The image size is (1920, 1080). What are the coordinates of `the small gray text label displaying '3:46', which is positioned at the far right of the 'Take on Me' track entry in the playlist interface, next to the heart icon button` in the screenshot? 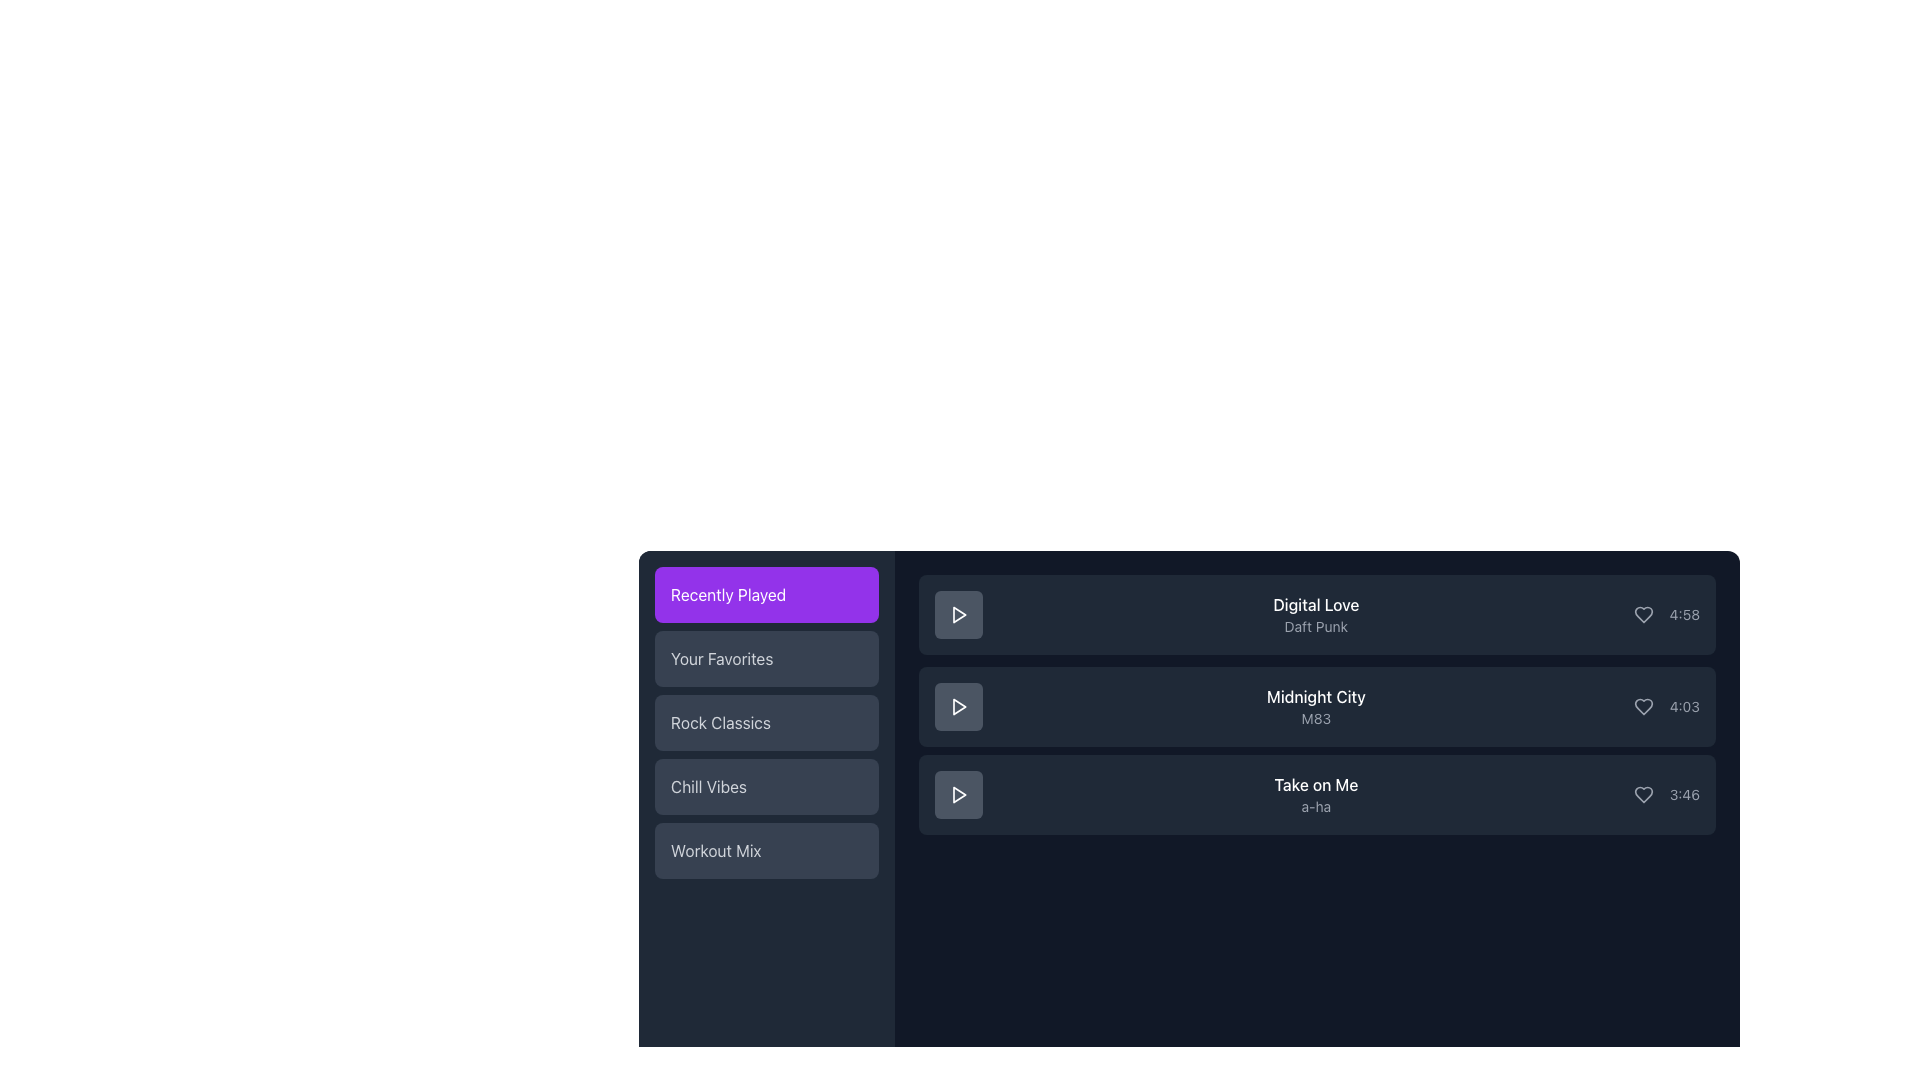 It's located at (1683, 793).